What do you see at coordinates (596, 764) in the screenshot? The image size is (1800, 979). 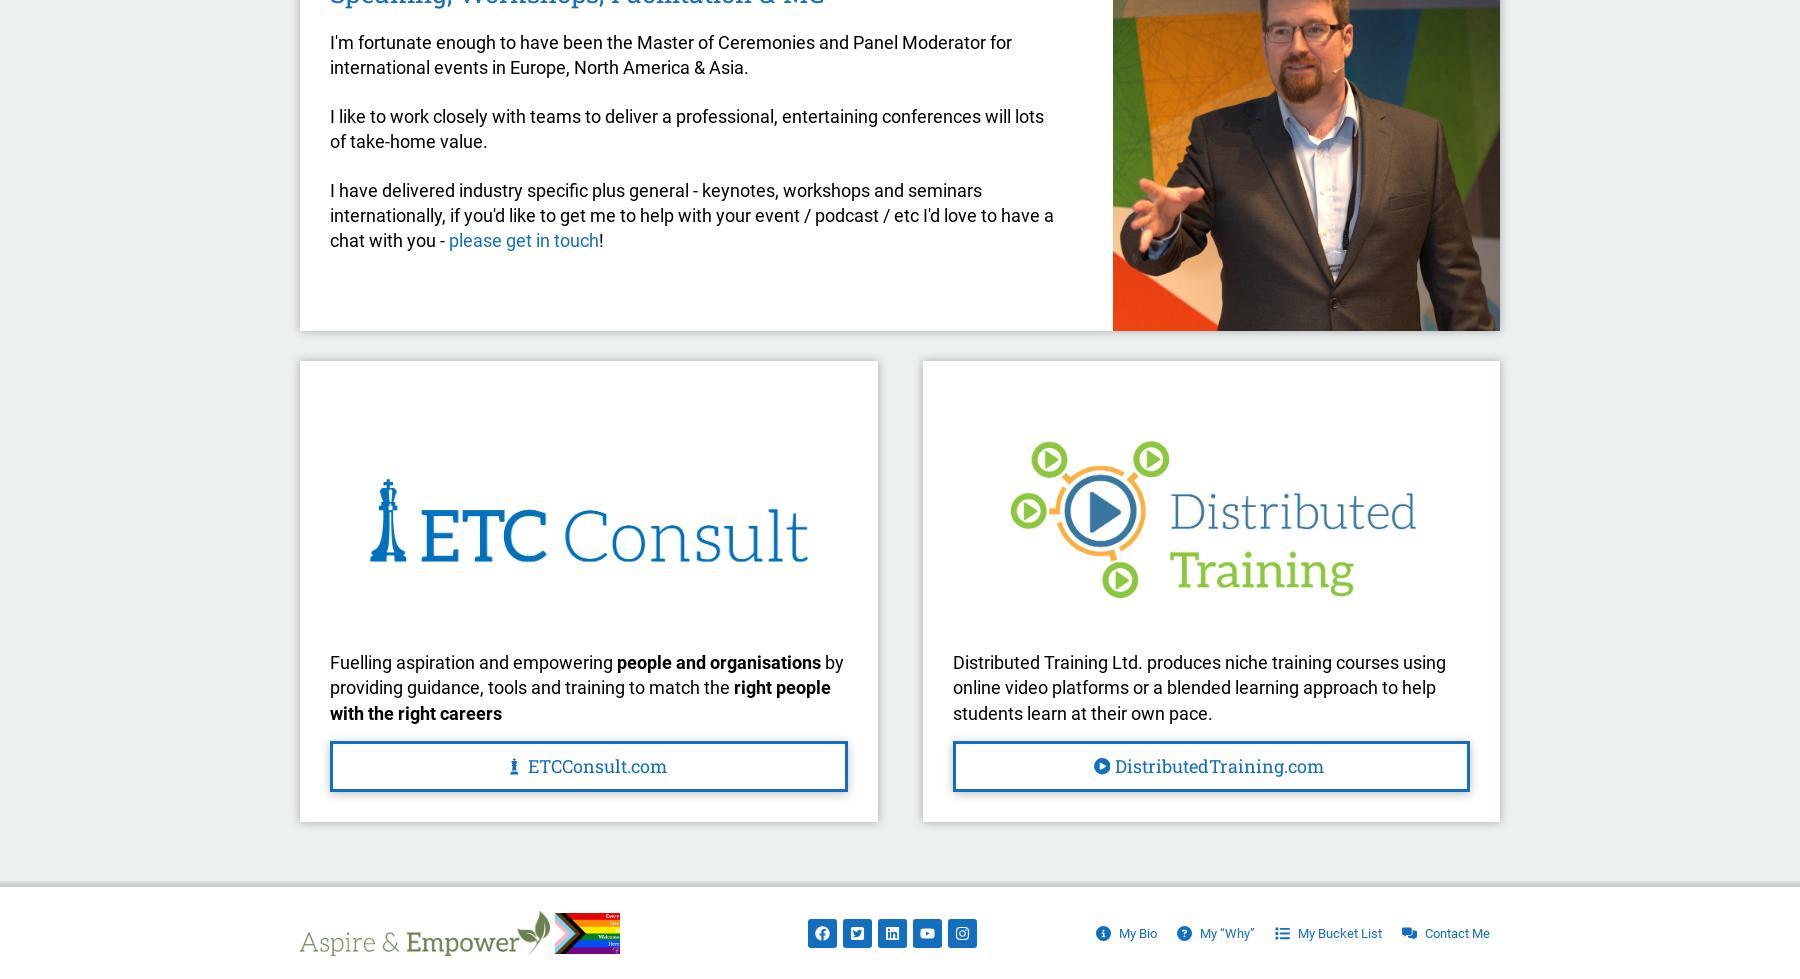 I see `'ETCConsult.com'` at bounding box center [596, 764].